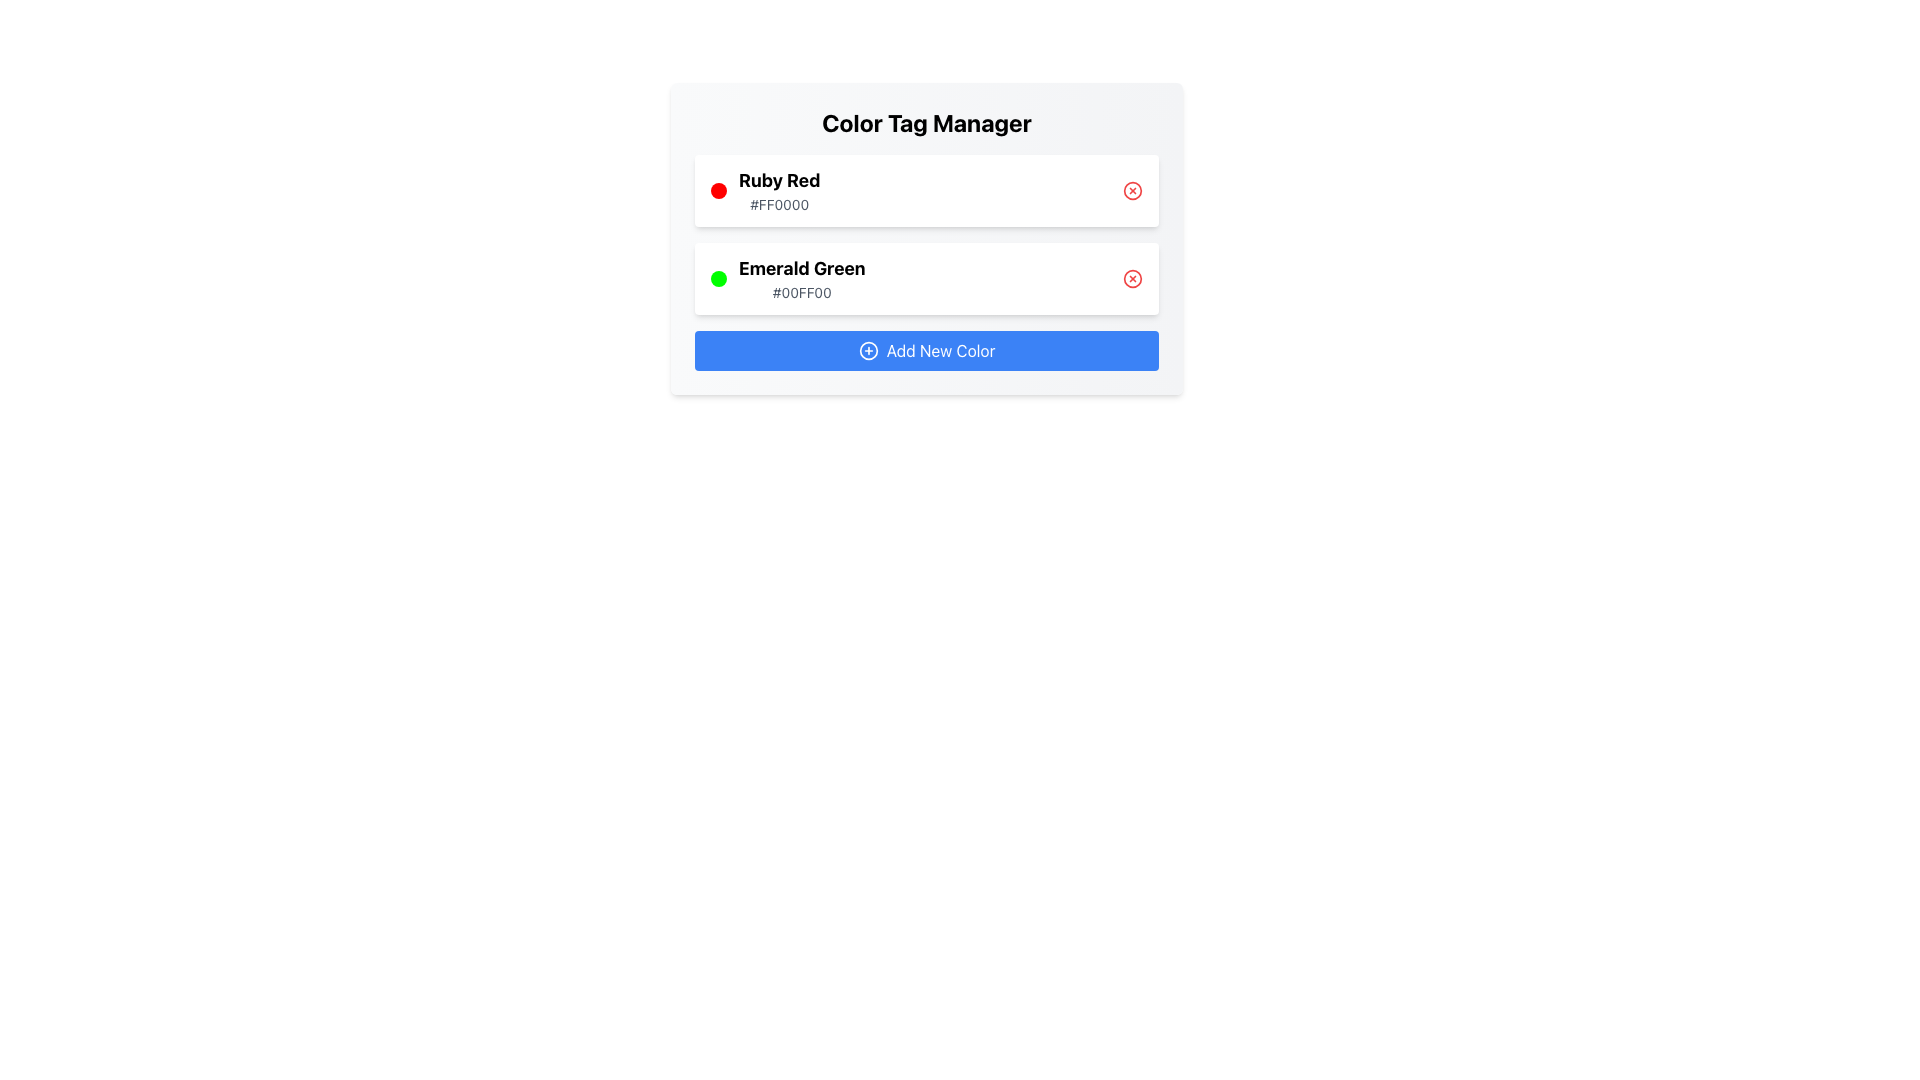  I want to click on the 'Add New Color' button with a blue background and white text, so click(925, 350).